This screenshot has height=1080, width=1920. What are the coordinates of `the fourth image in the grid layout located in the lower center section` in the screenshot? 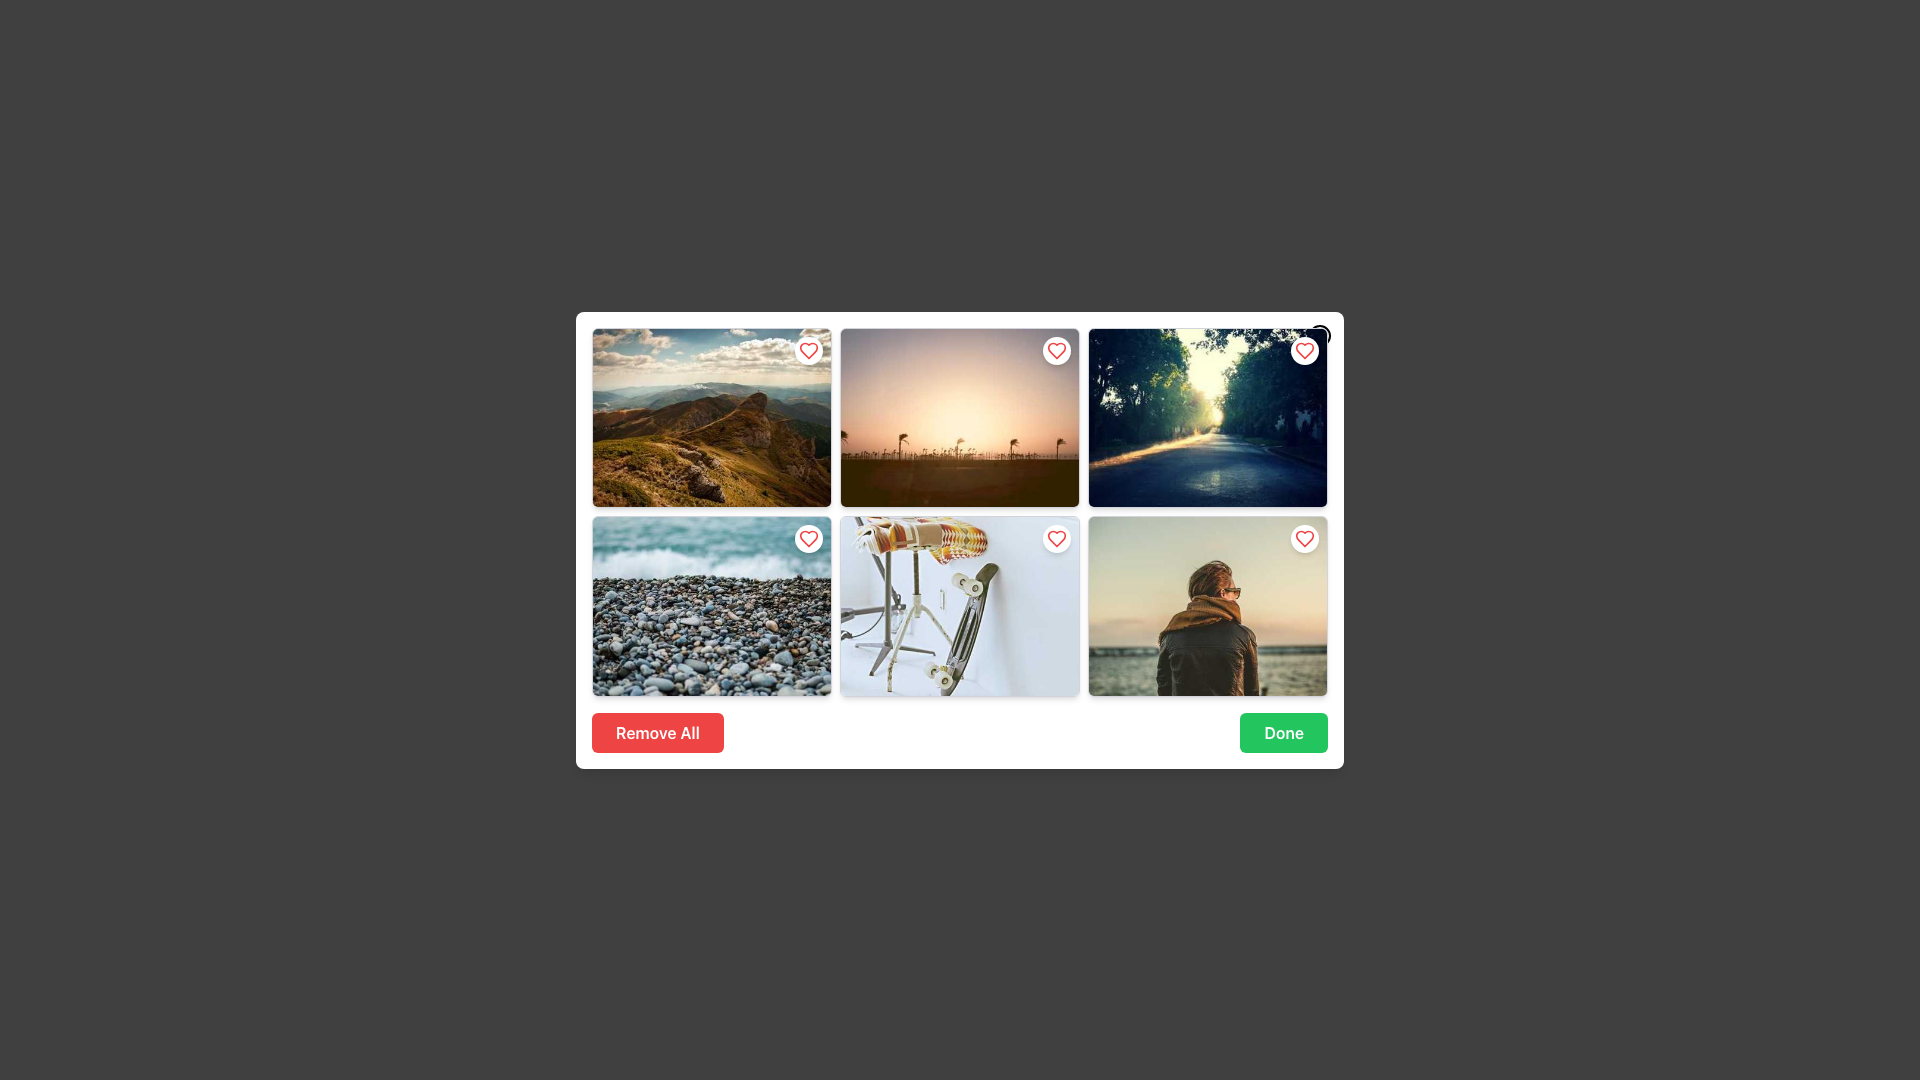 It's located at (960, 604).